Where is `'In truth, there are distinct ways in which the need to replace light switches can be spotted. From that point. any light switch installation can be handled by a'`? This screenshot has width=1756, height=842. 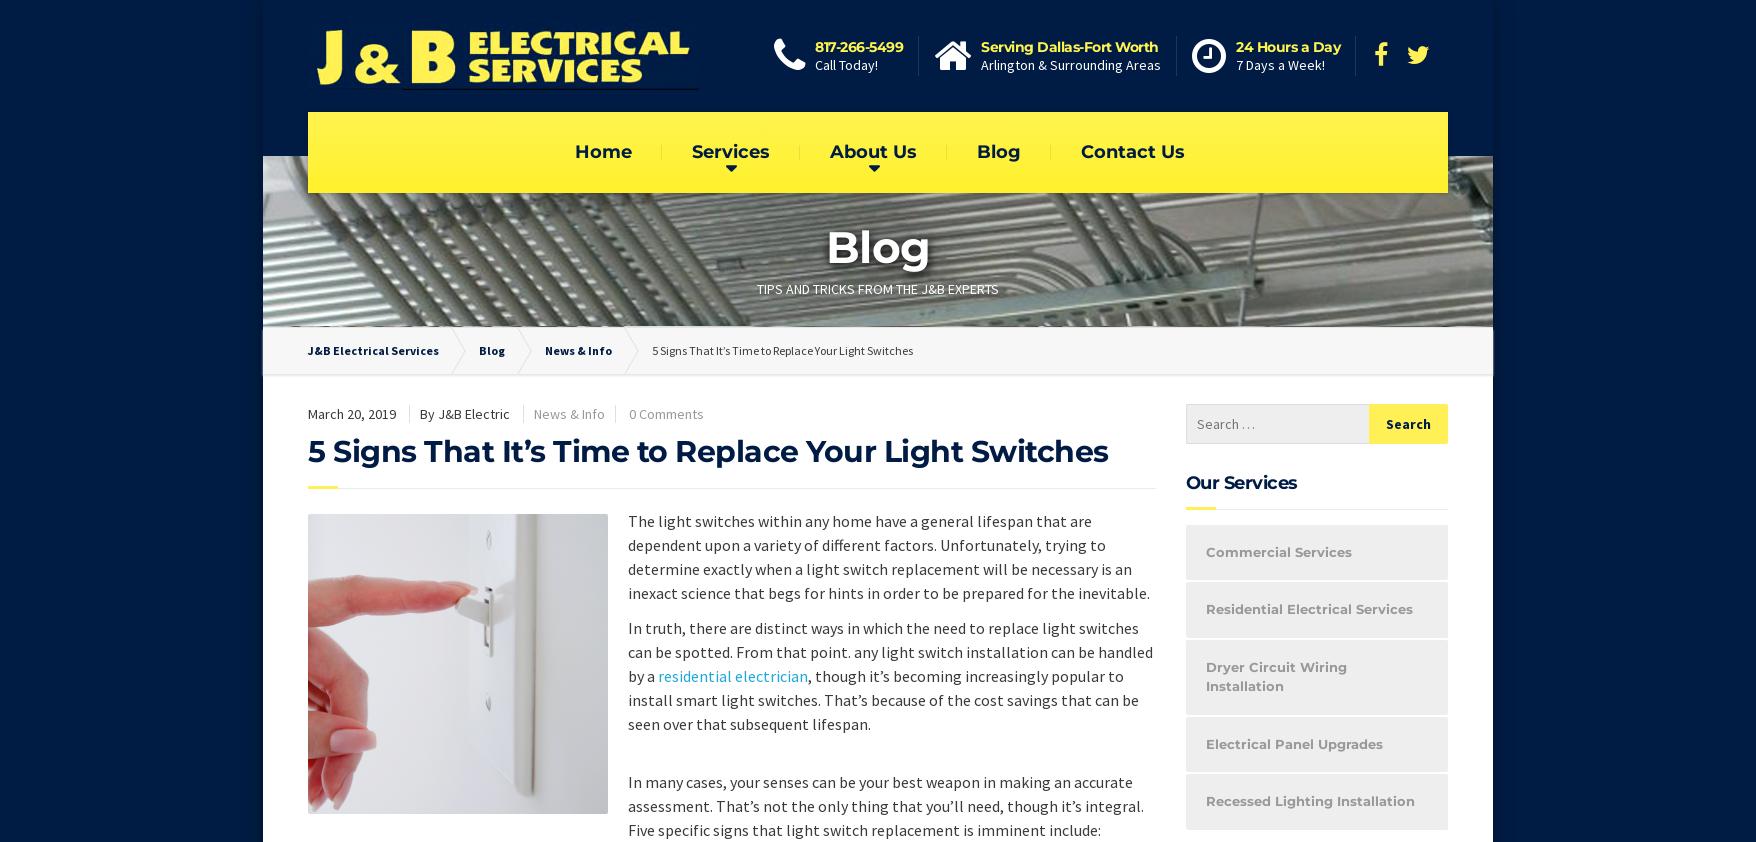 'In truth, there are distinct ways in which the need to replace light switches can be spotted. From that point. any light switch installation can be handled by a' is located at coordinates (890, 651).